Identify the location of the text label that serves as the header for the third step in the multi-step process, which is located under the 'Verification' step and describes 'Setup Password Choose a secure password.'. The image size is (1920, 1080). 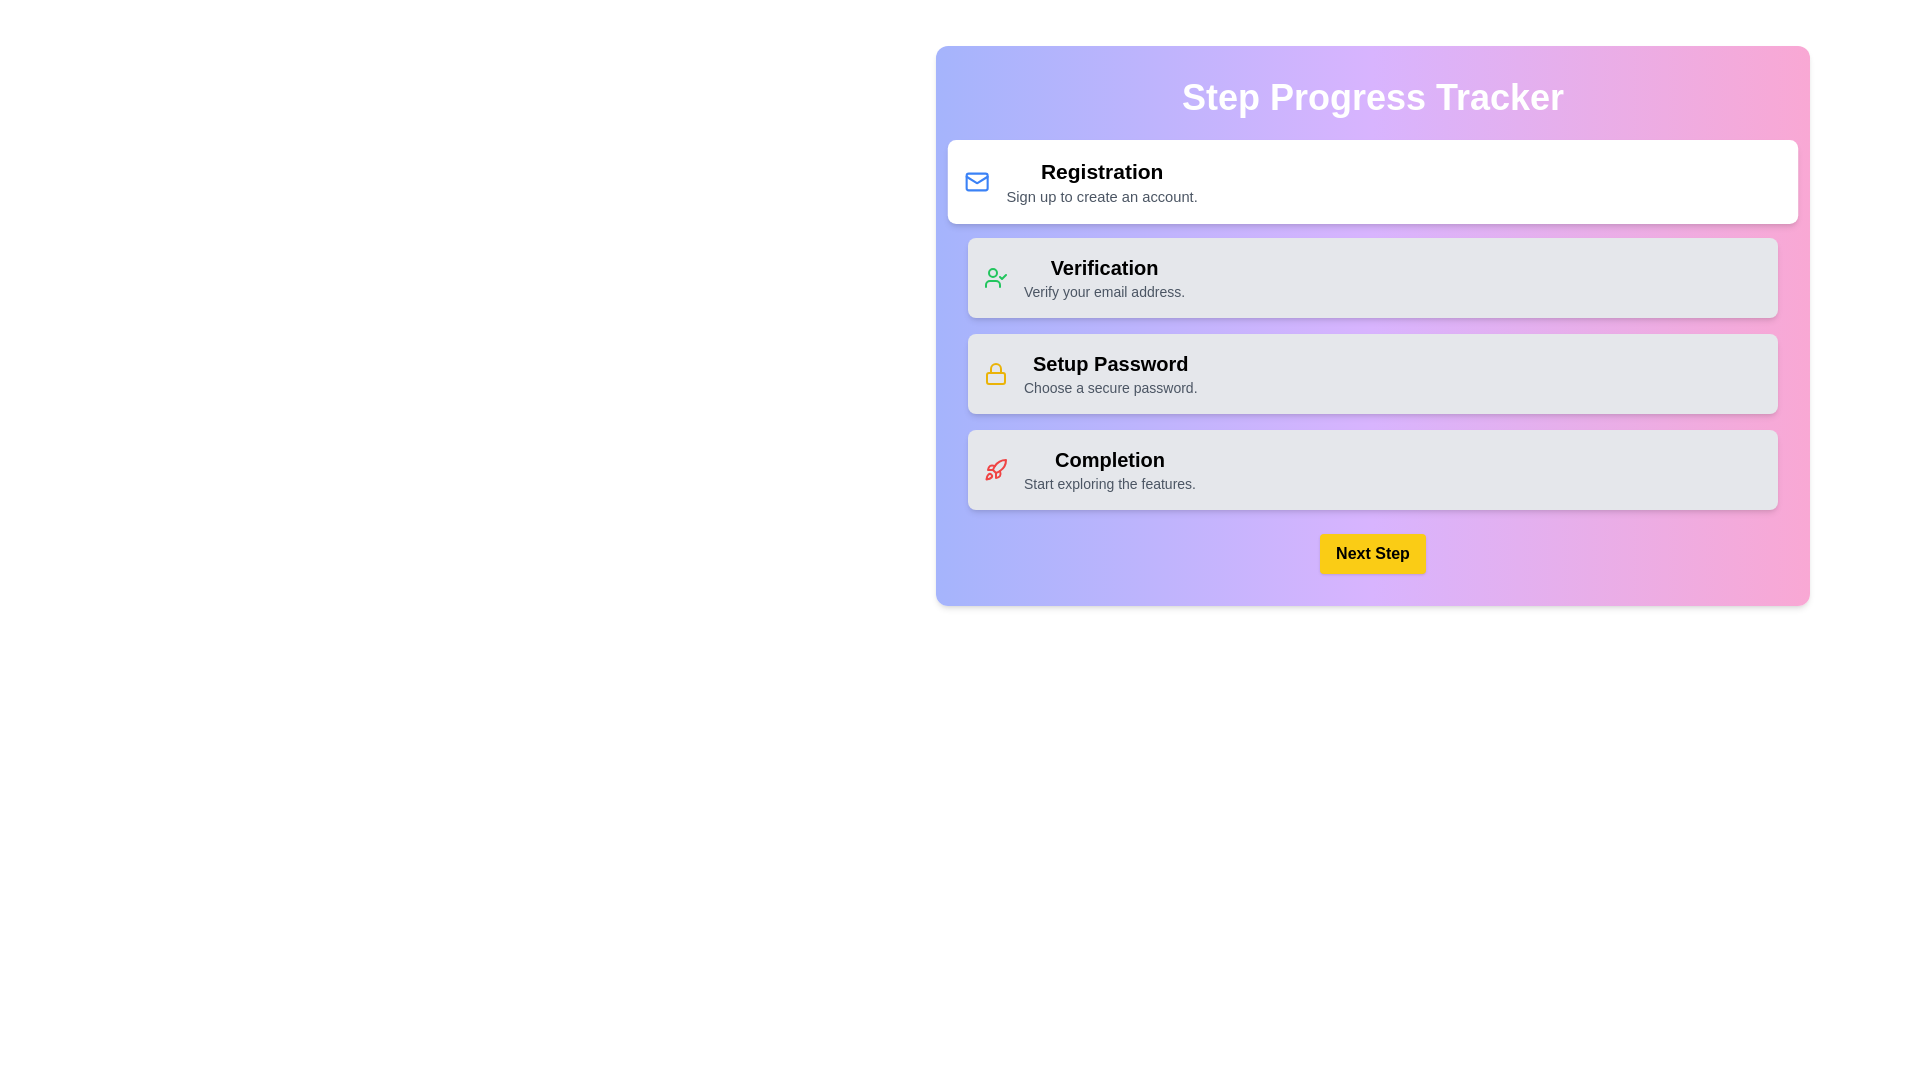
(1109, 363).